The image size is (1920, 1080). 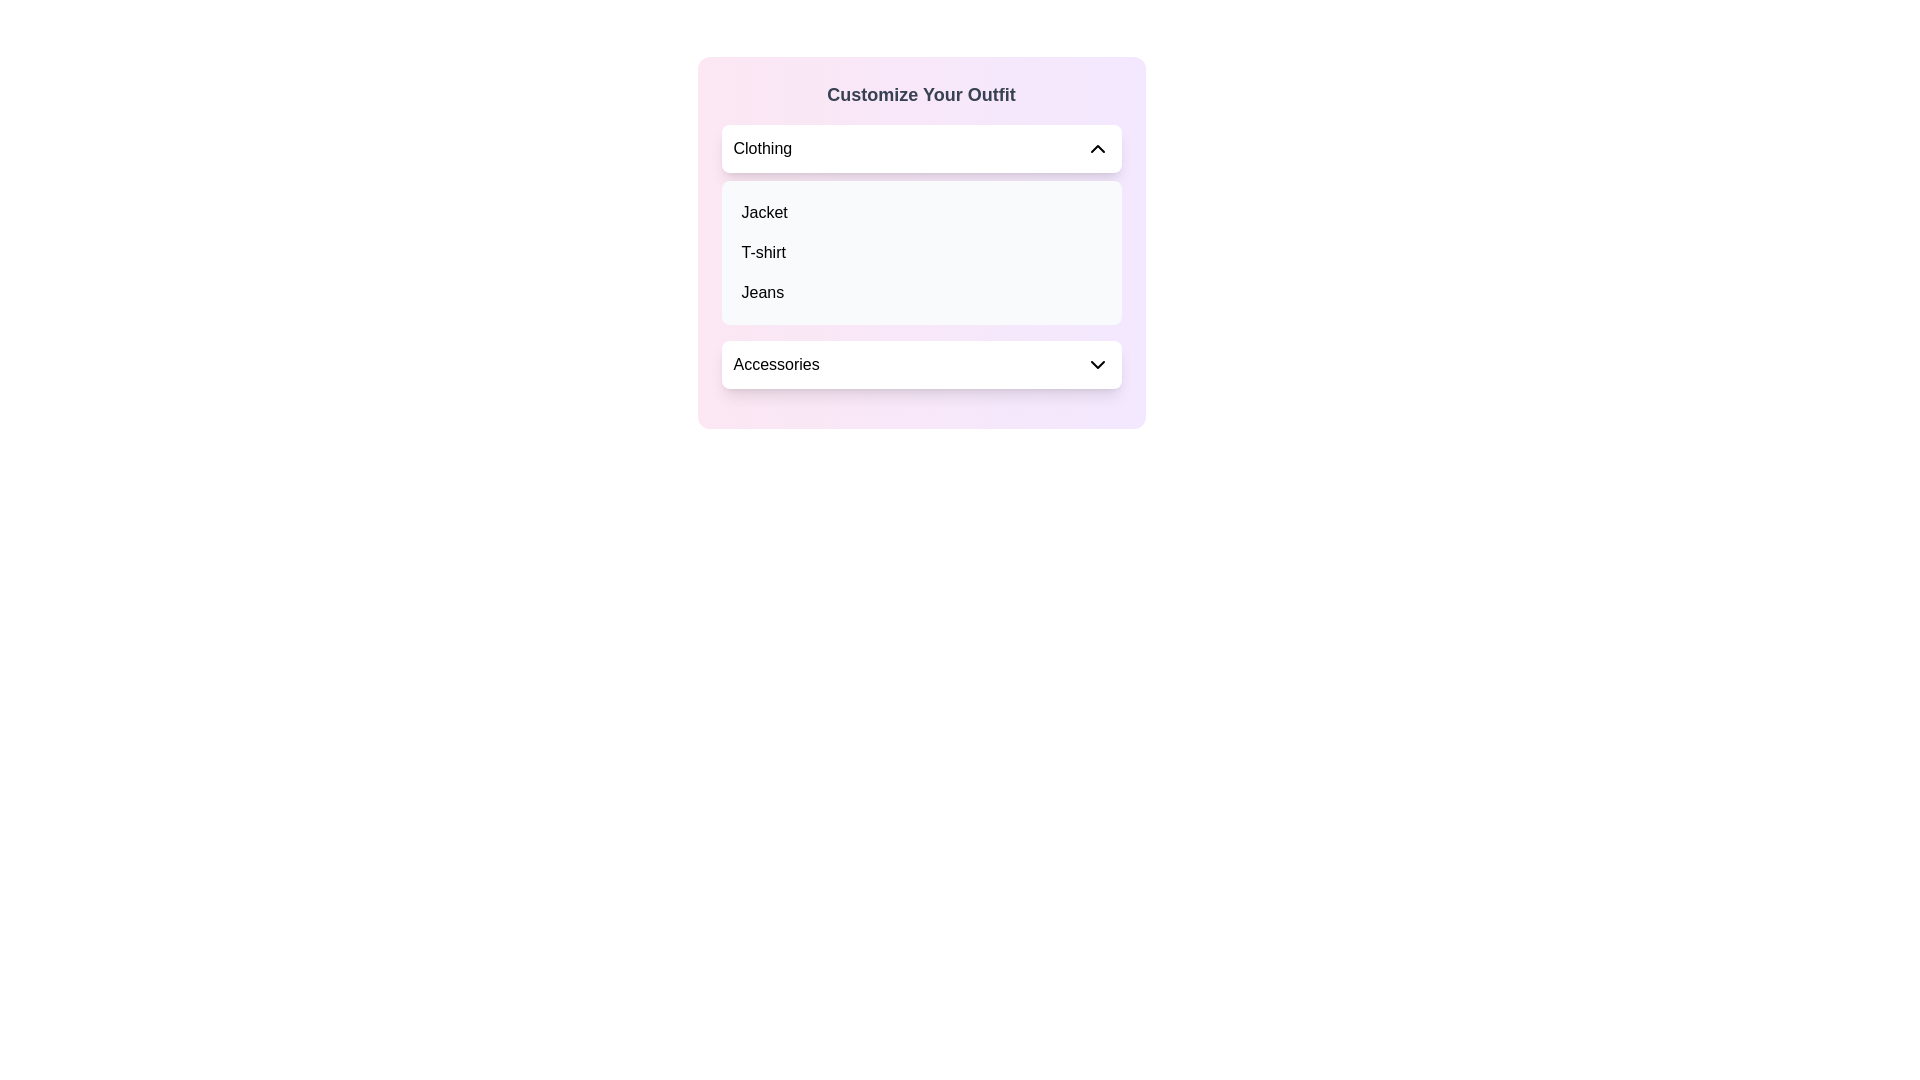 I want to click on the 'Customize Your Outfit' text label, which is styled as bold and centrally aligned at the top of its section, so click(x=920, y=95).